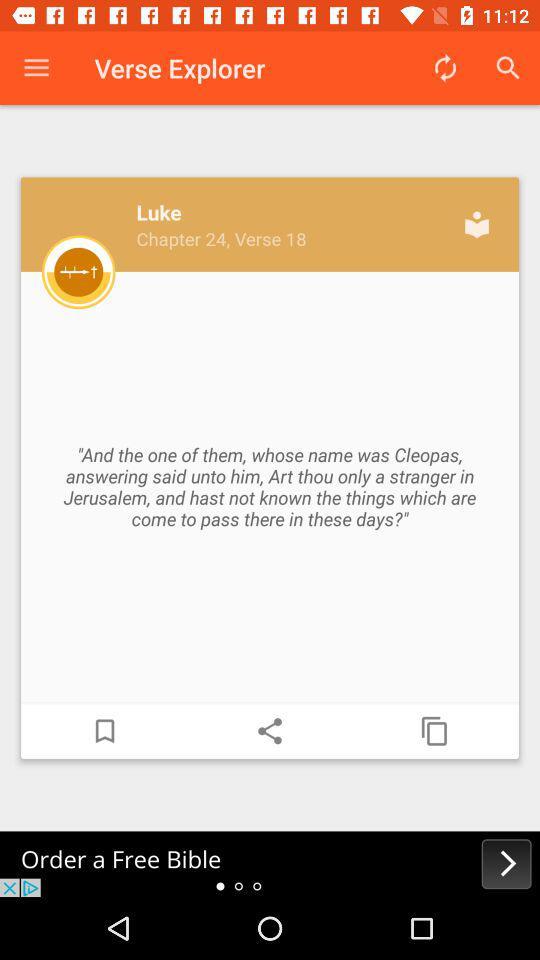  I want to click on bookmark, so click(104, 730).